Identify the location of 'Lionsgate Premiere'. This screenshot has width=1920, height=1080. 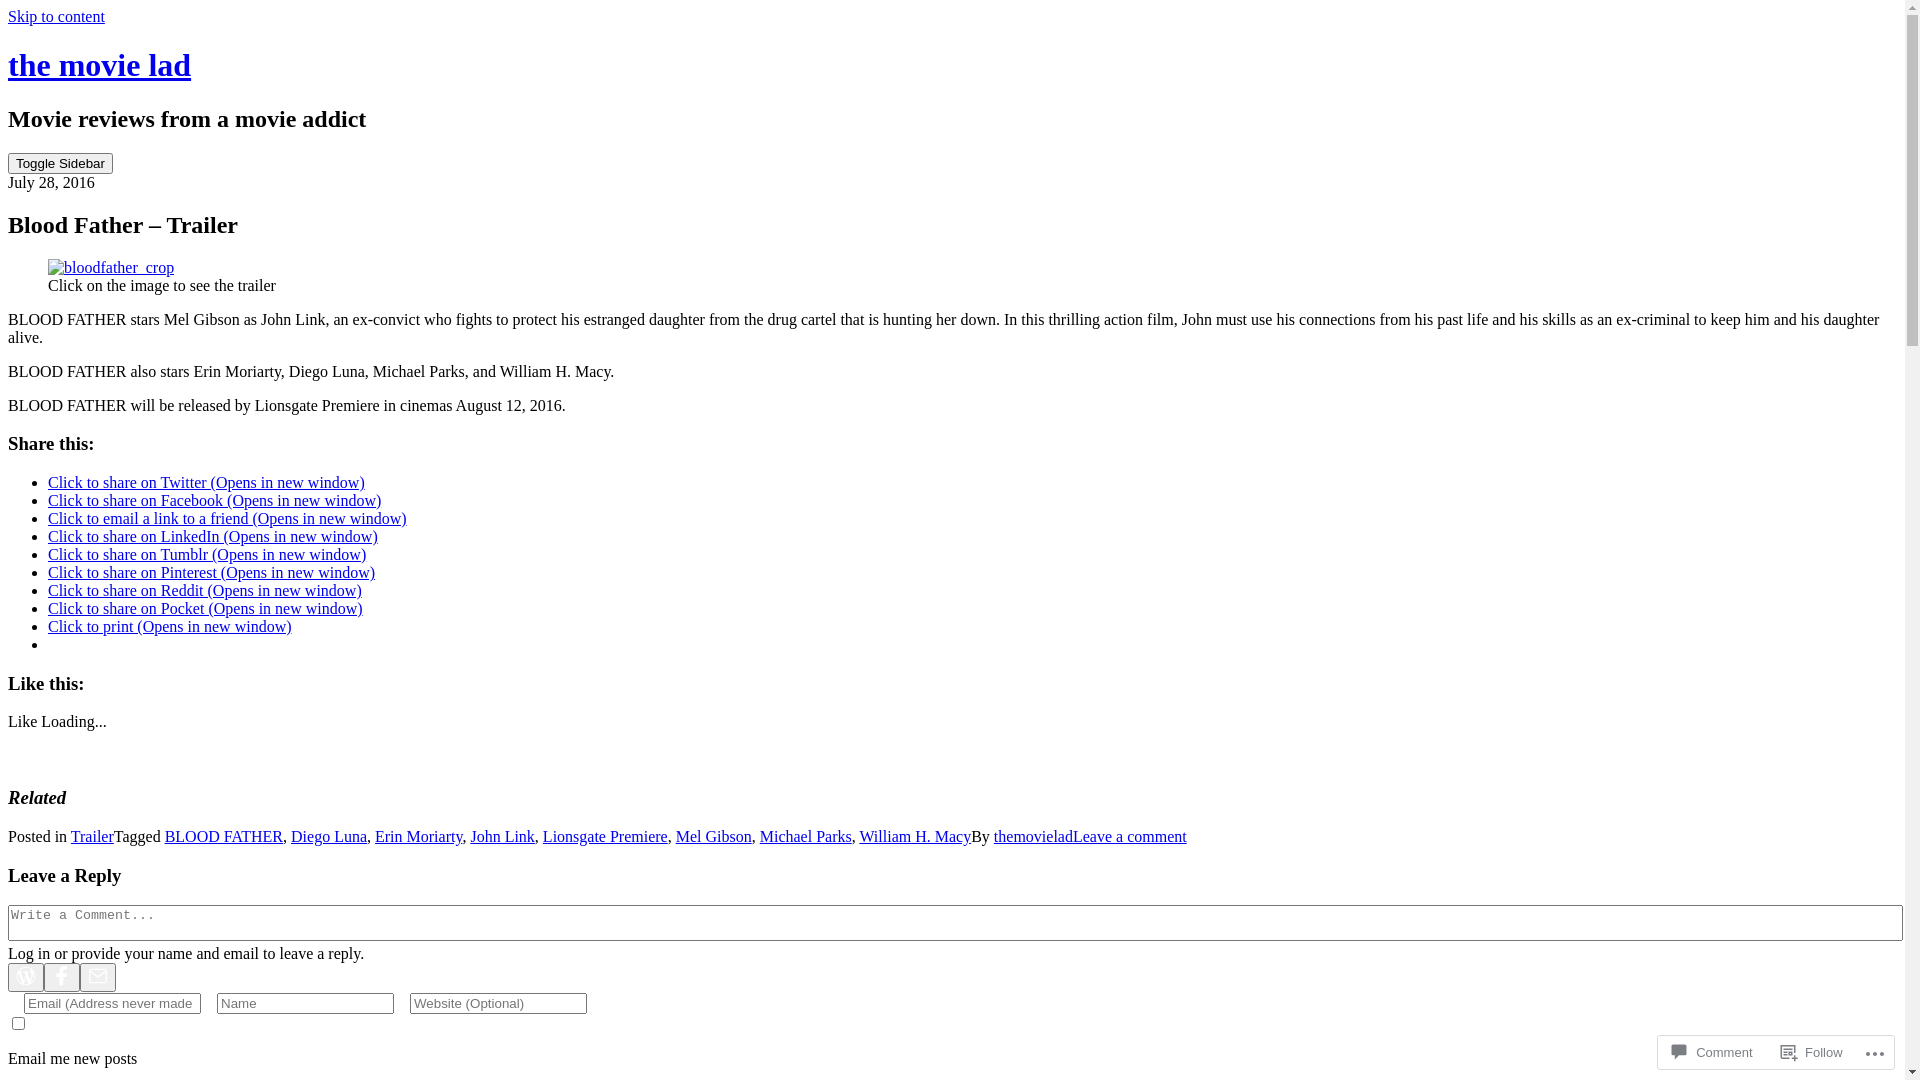
(604, 836).